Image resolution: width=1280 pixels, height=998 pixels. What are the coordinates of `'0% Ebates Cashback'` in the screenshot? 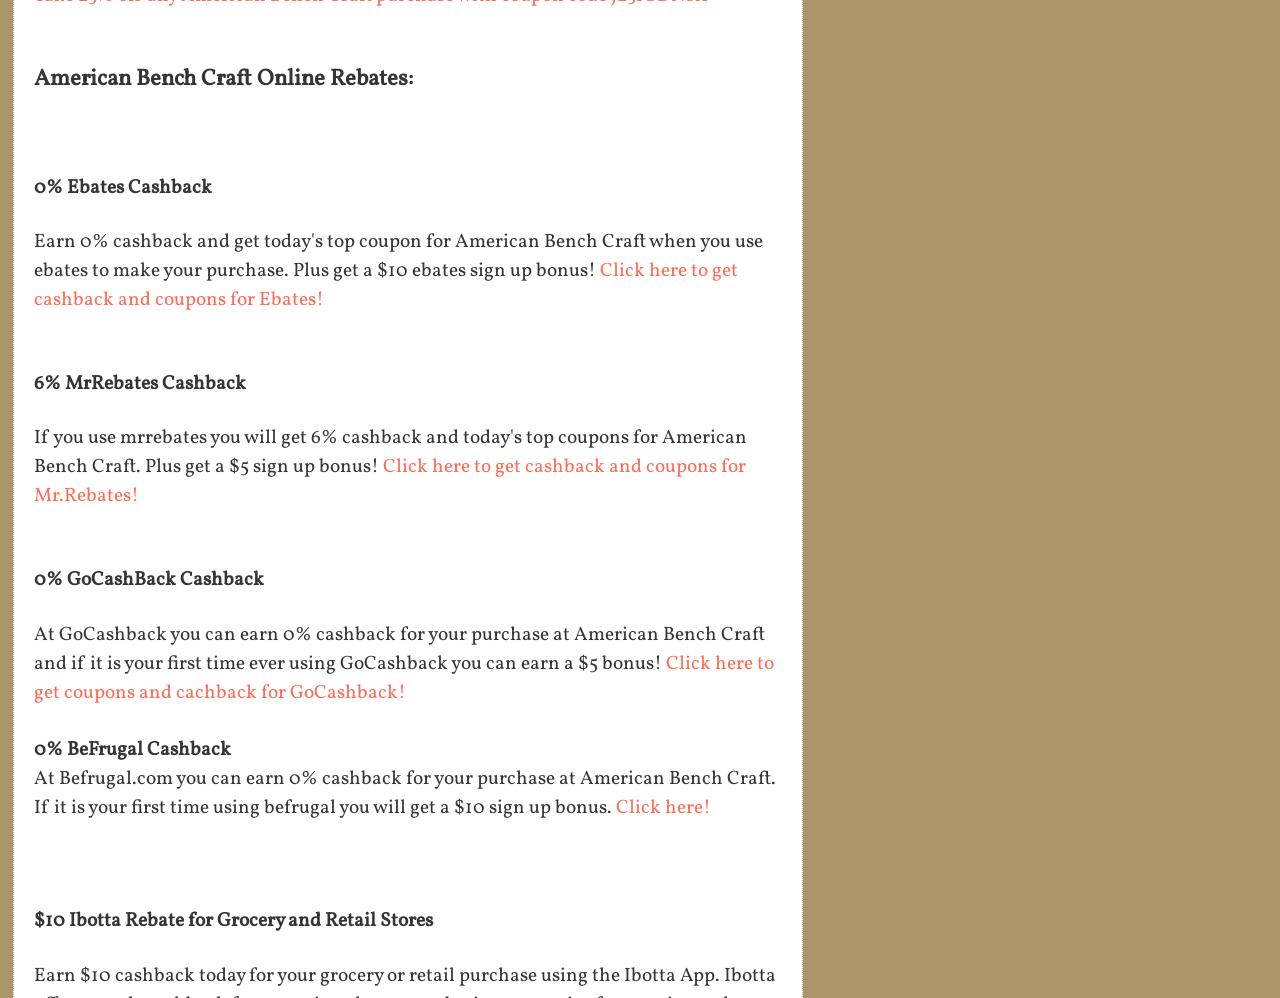 It's located at (122, 186).